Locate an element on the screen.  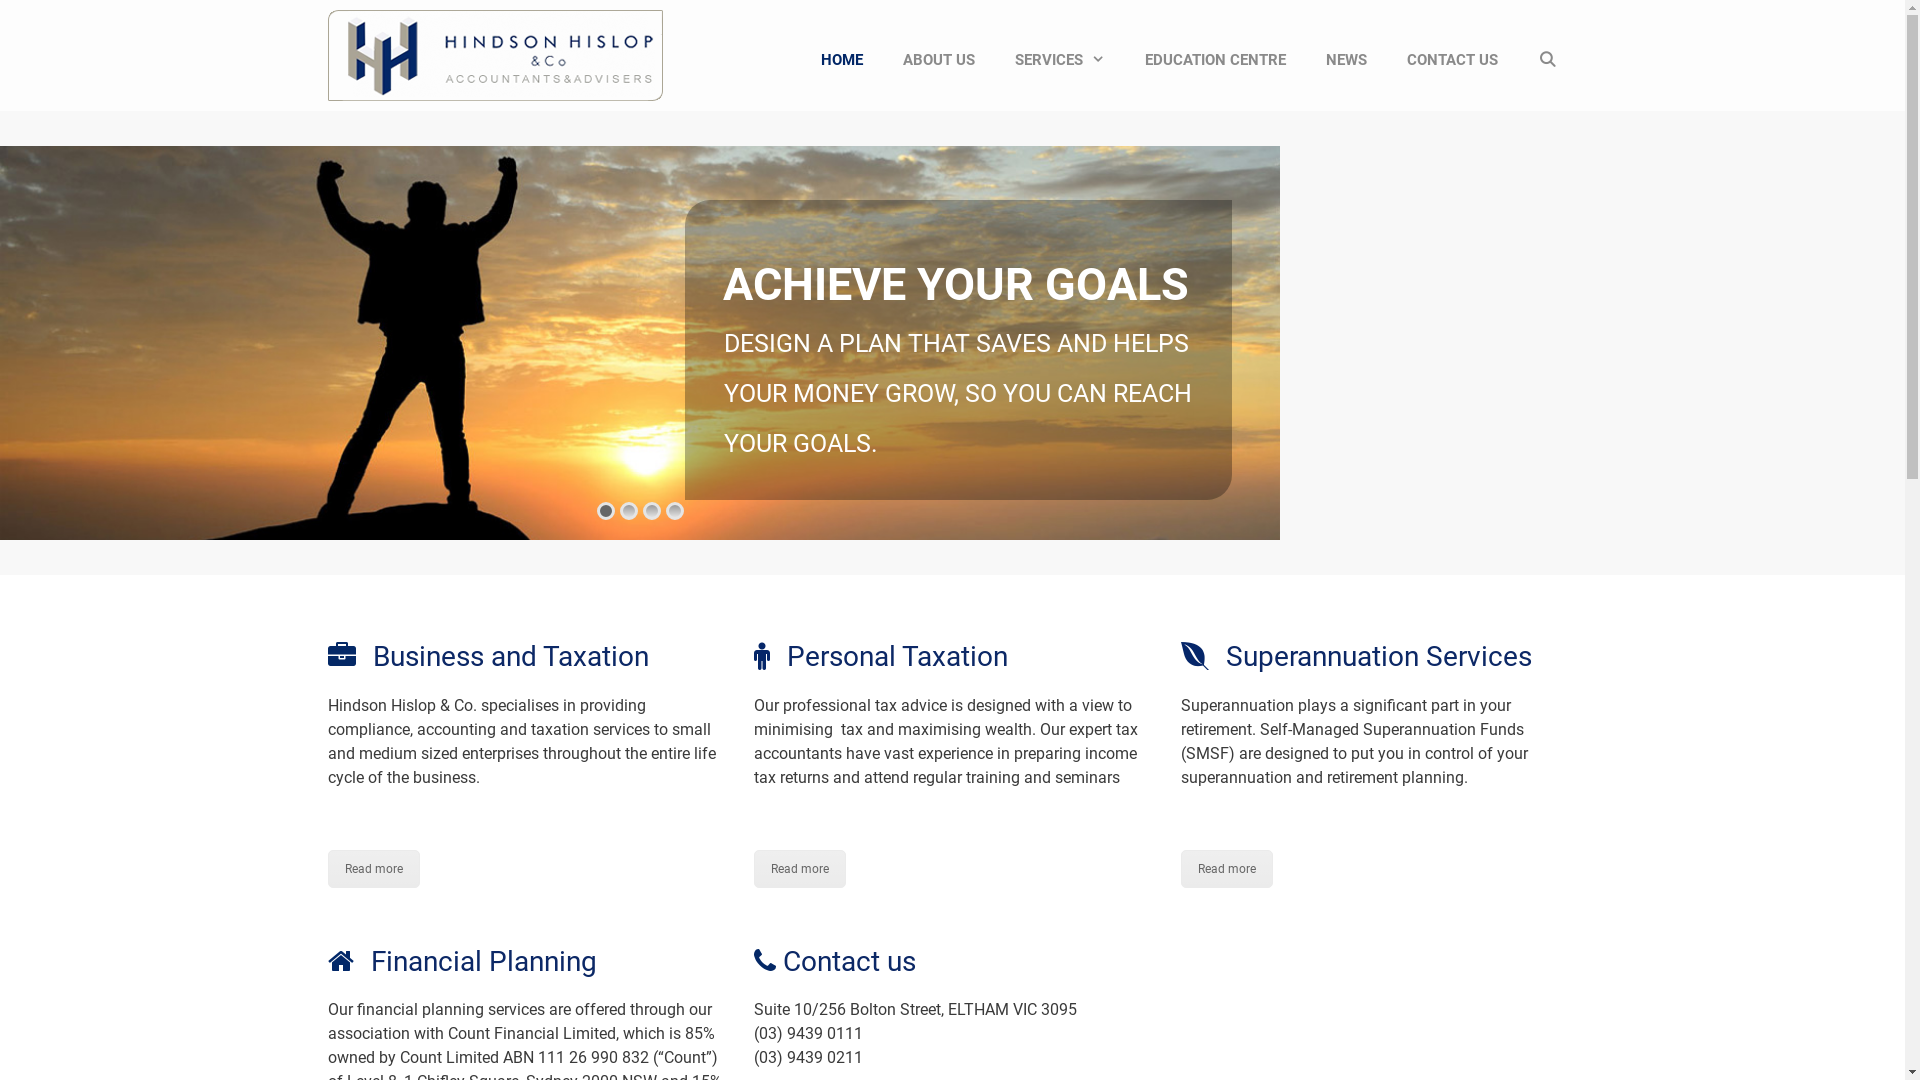
'SERVICES' is located at coordinates (1059, 59).